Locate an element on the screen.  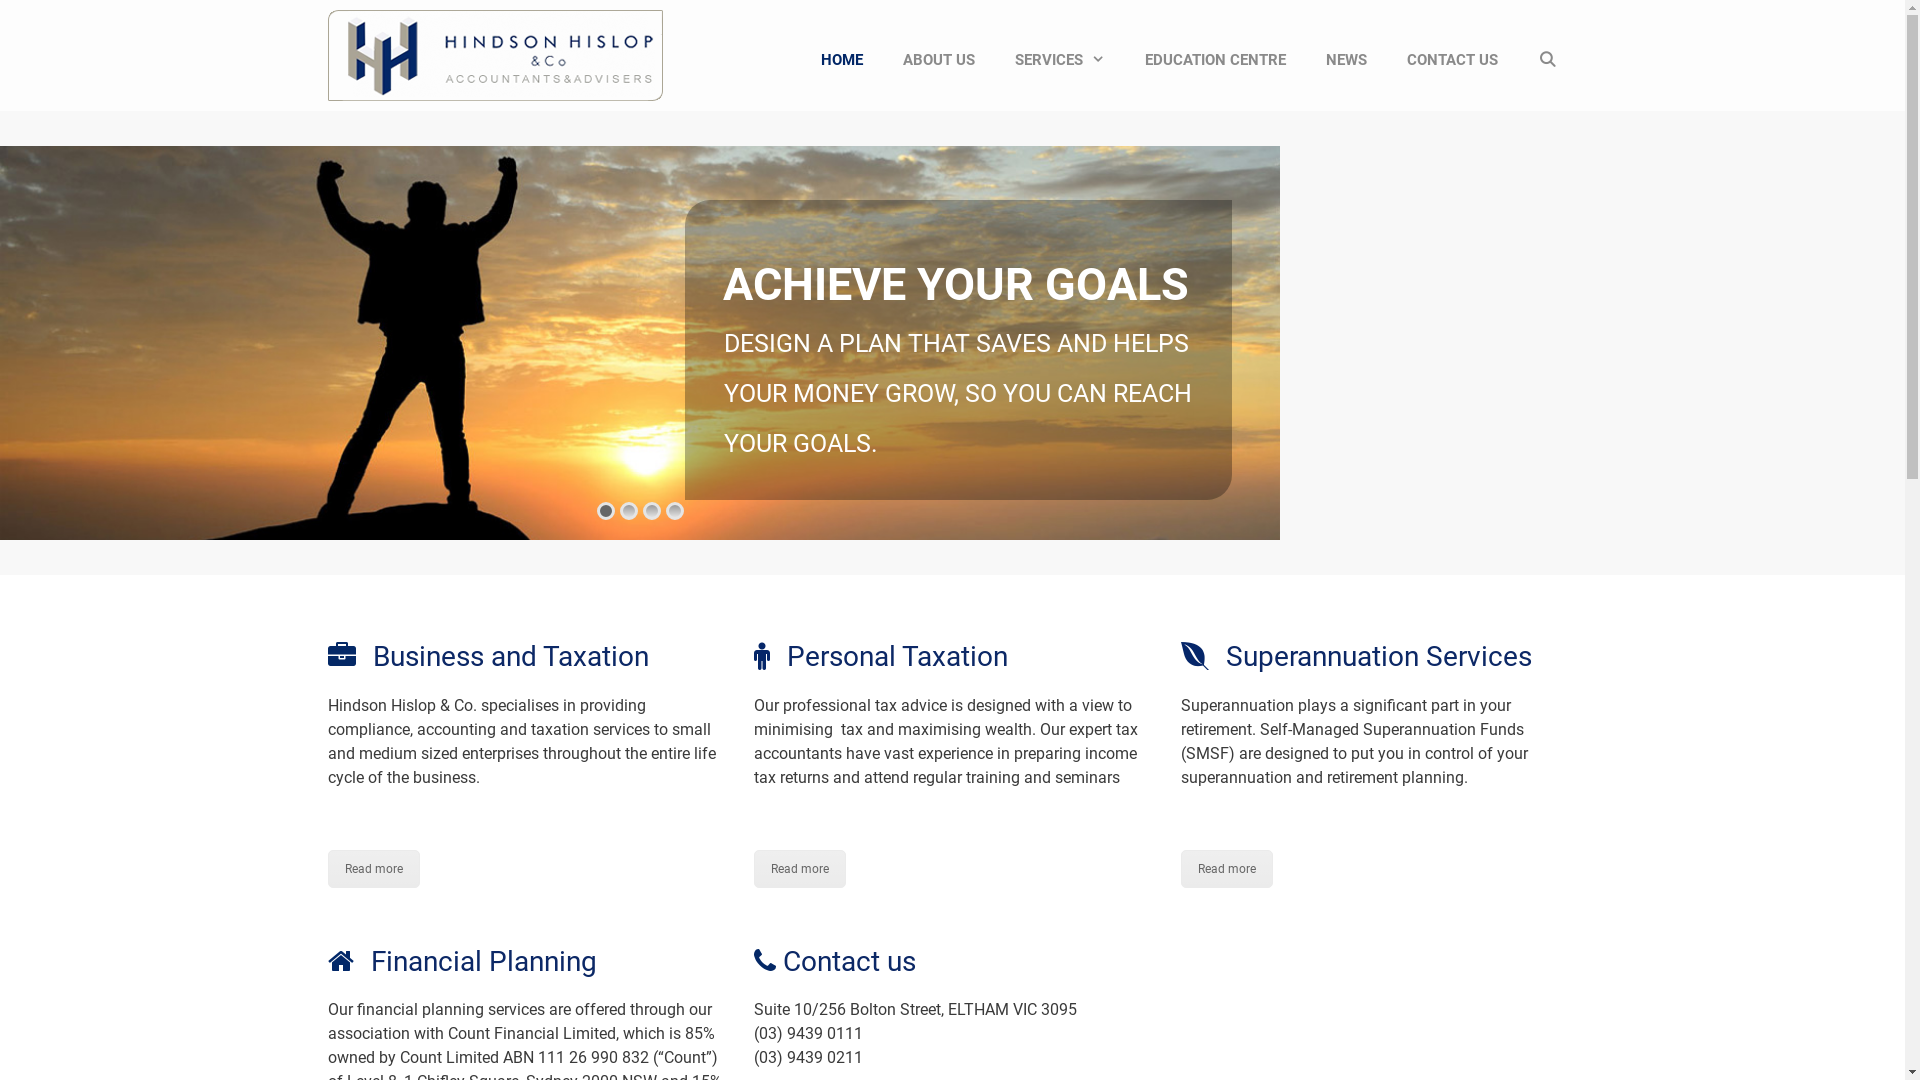
'SERVICES' is located at coordinates (1059, 59).